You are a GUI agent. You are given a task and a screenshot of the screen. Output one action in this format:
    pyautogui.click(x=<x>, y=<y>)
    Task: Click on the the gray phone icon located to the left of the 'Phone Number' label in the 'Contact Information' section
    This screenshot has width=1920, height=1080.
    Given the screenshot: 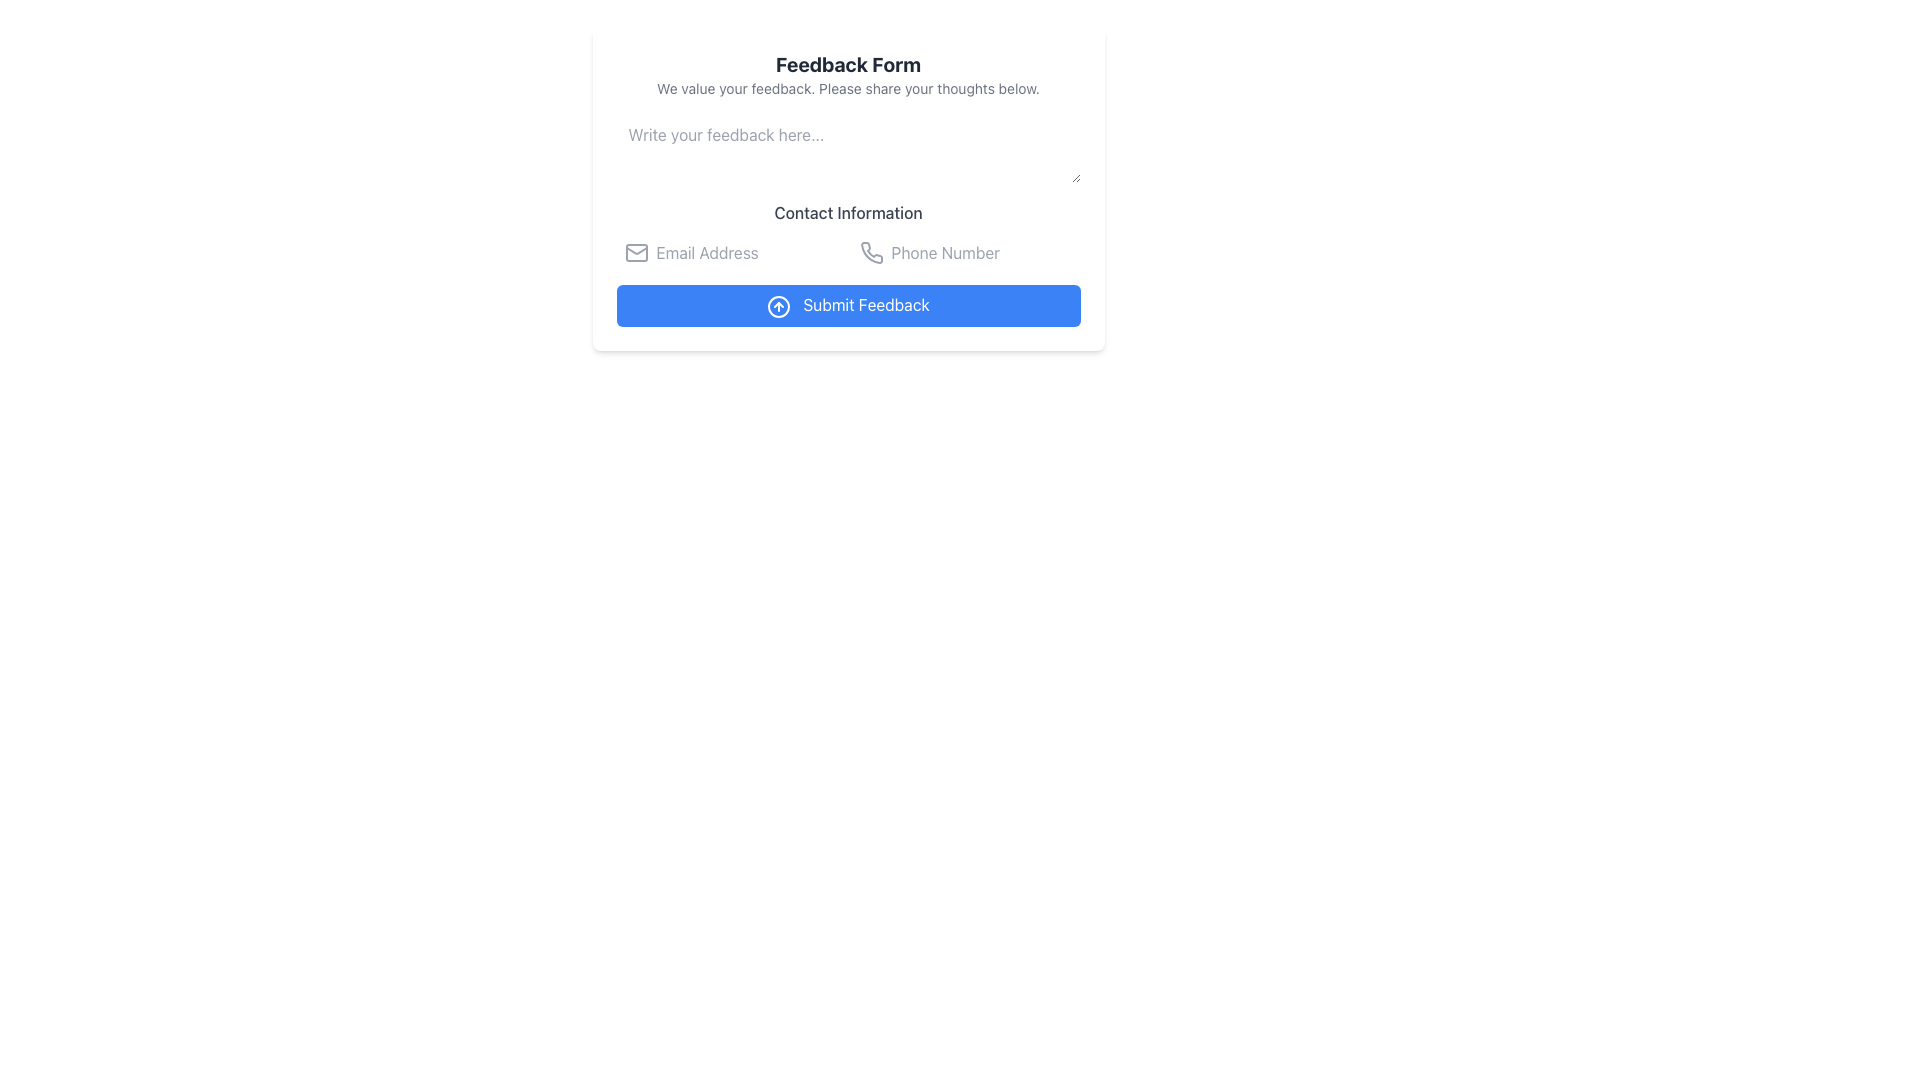 What is the action you would take?
    pyautogui.click(x=871, y=251)
    